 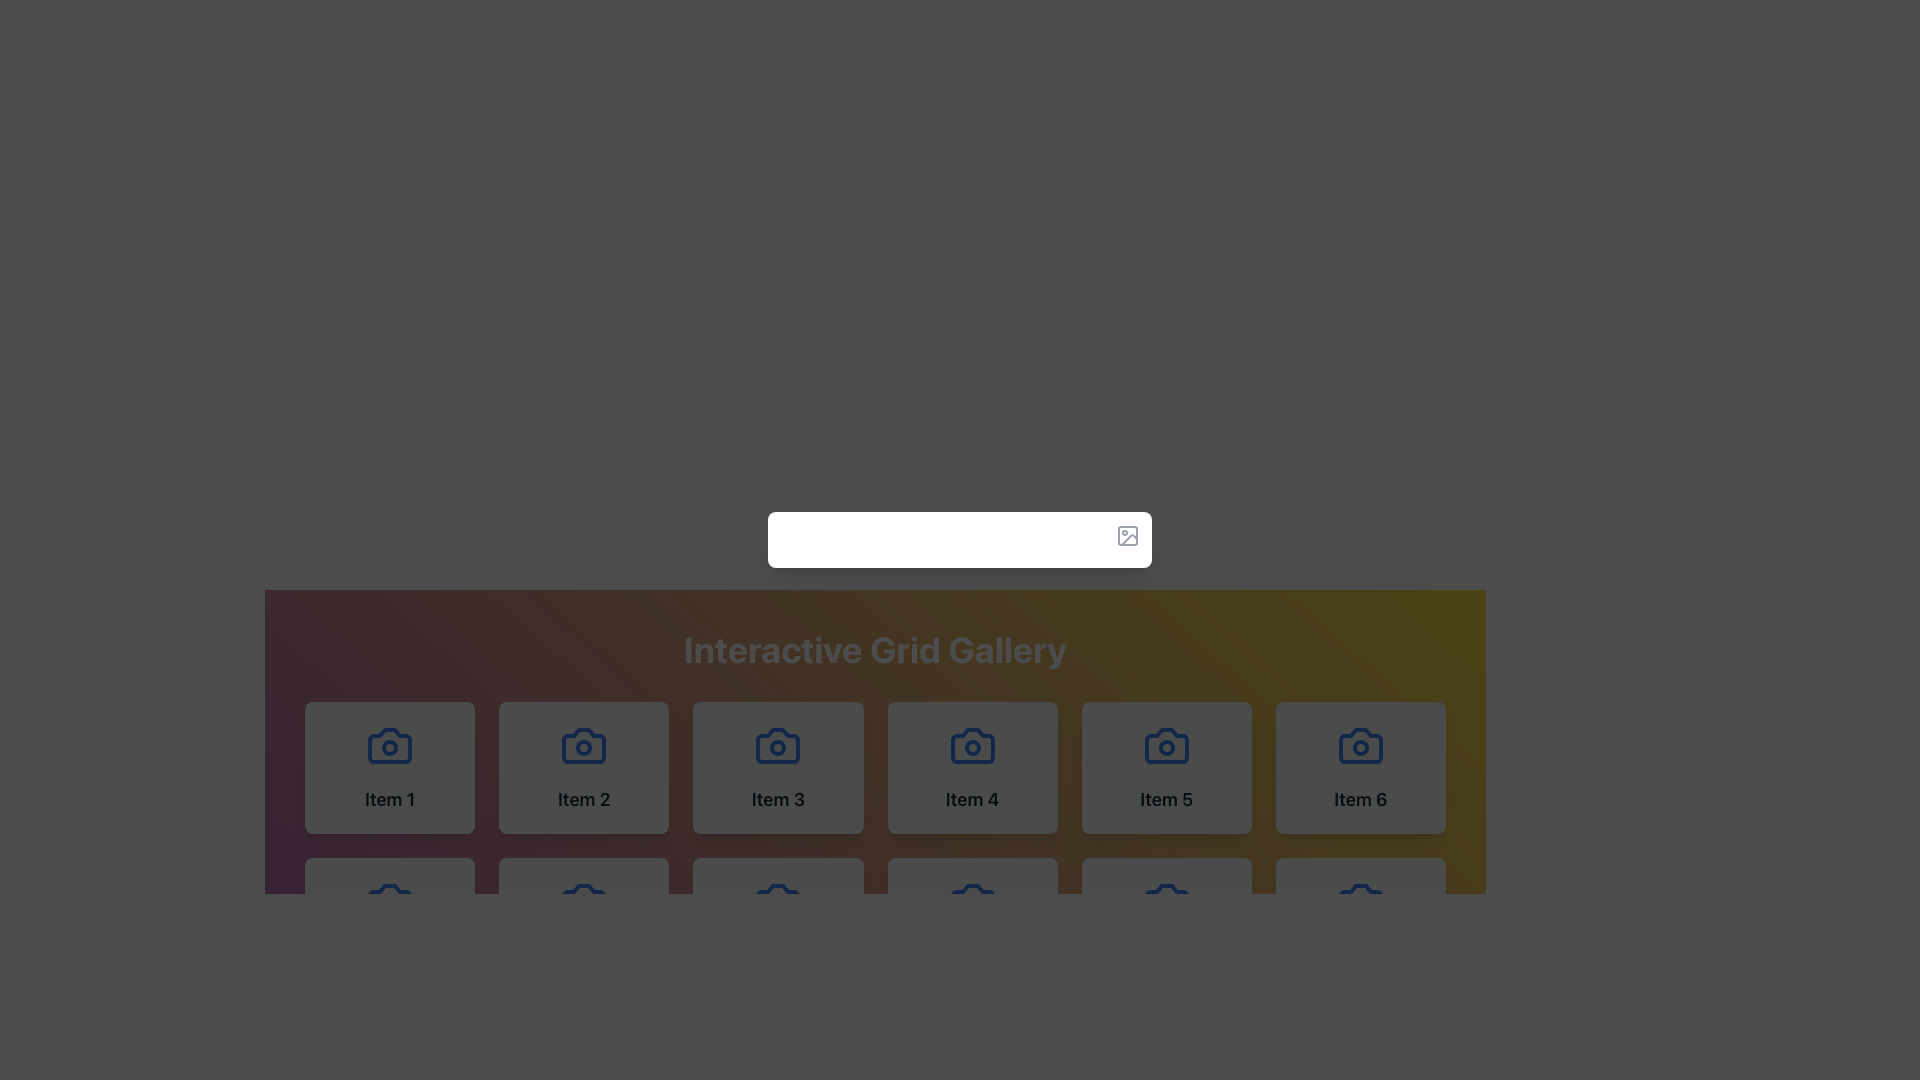 I want to click on the small circular SVG element that represents the camera within the grid item labeled 'Item 1.', so click(x=777, y=903).